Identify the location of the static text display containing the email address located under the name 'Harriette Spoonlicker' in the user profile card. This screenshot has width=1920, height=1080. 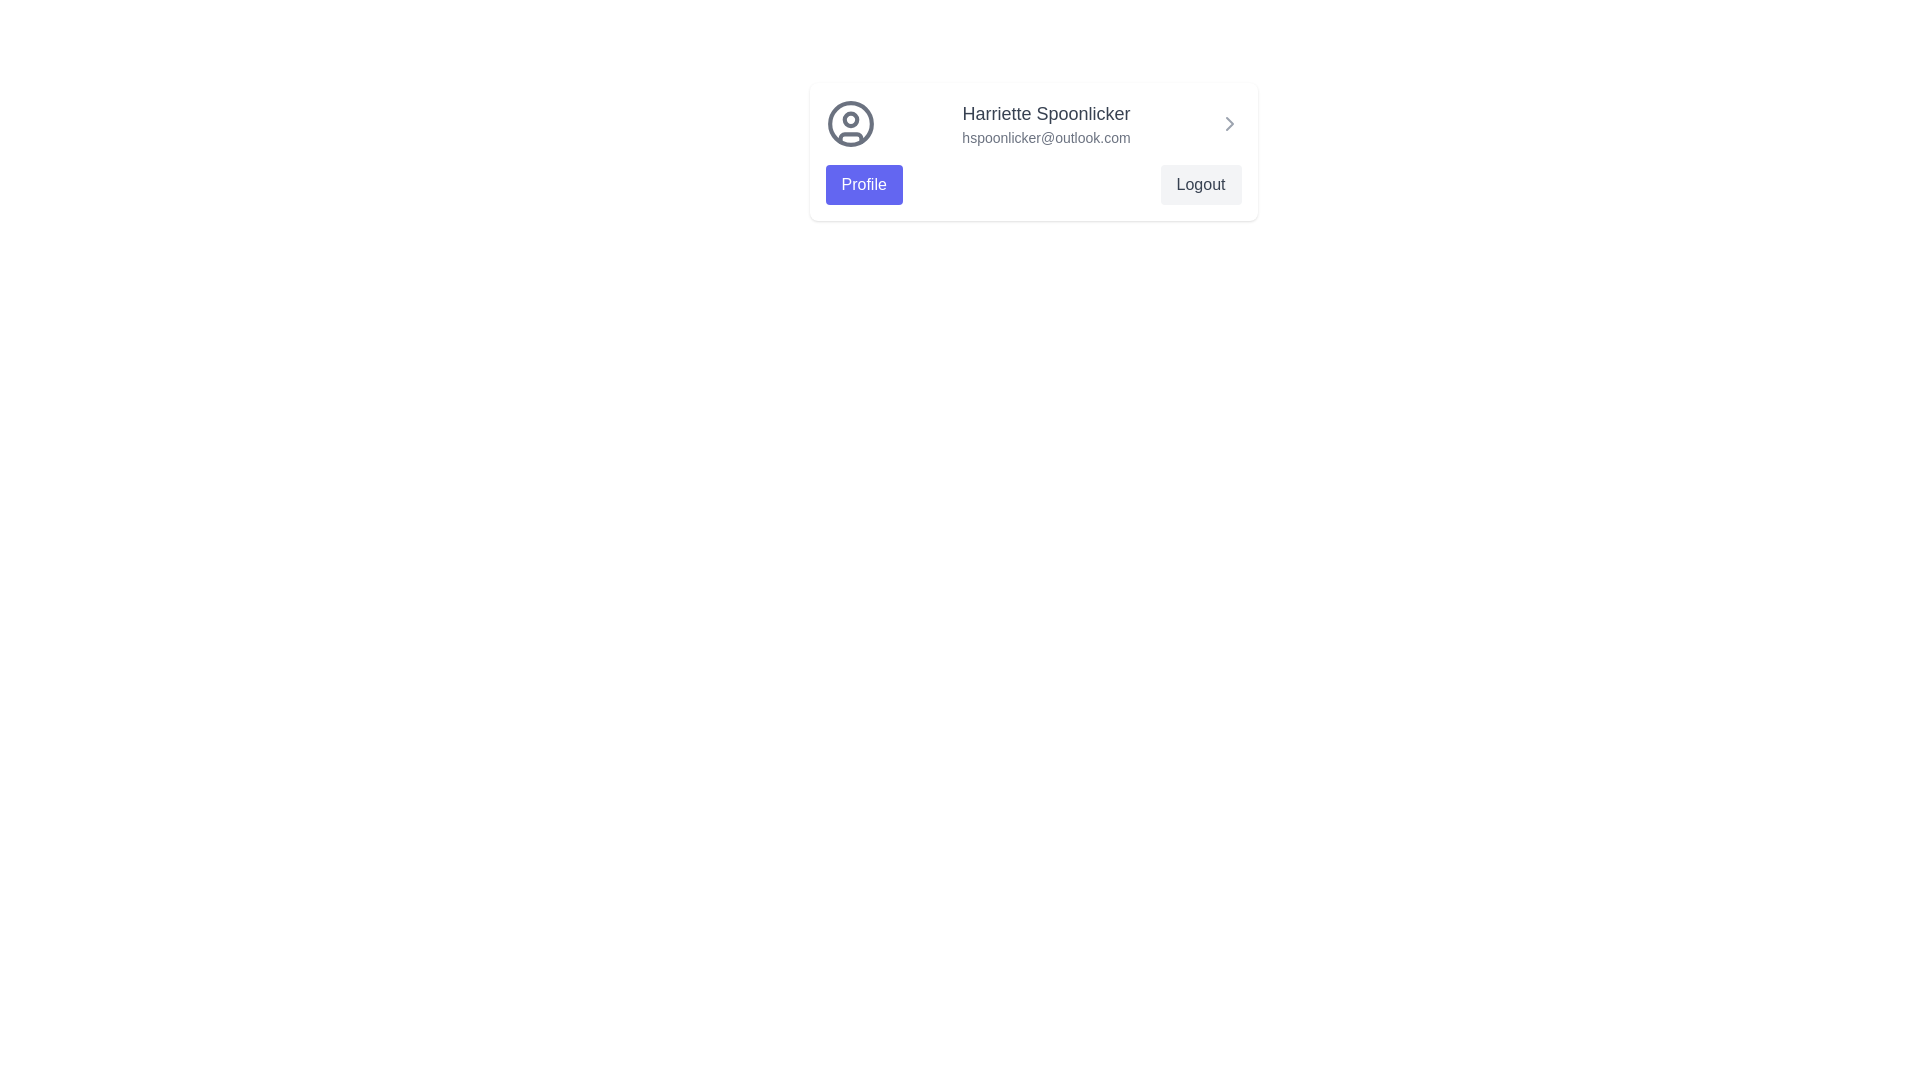
(1045, 137).